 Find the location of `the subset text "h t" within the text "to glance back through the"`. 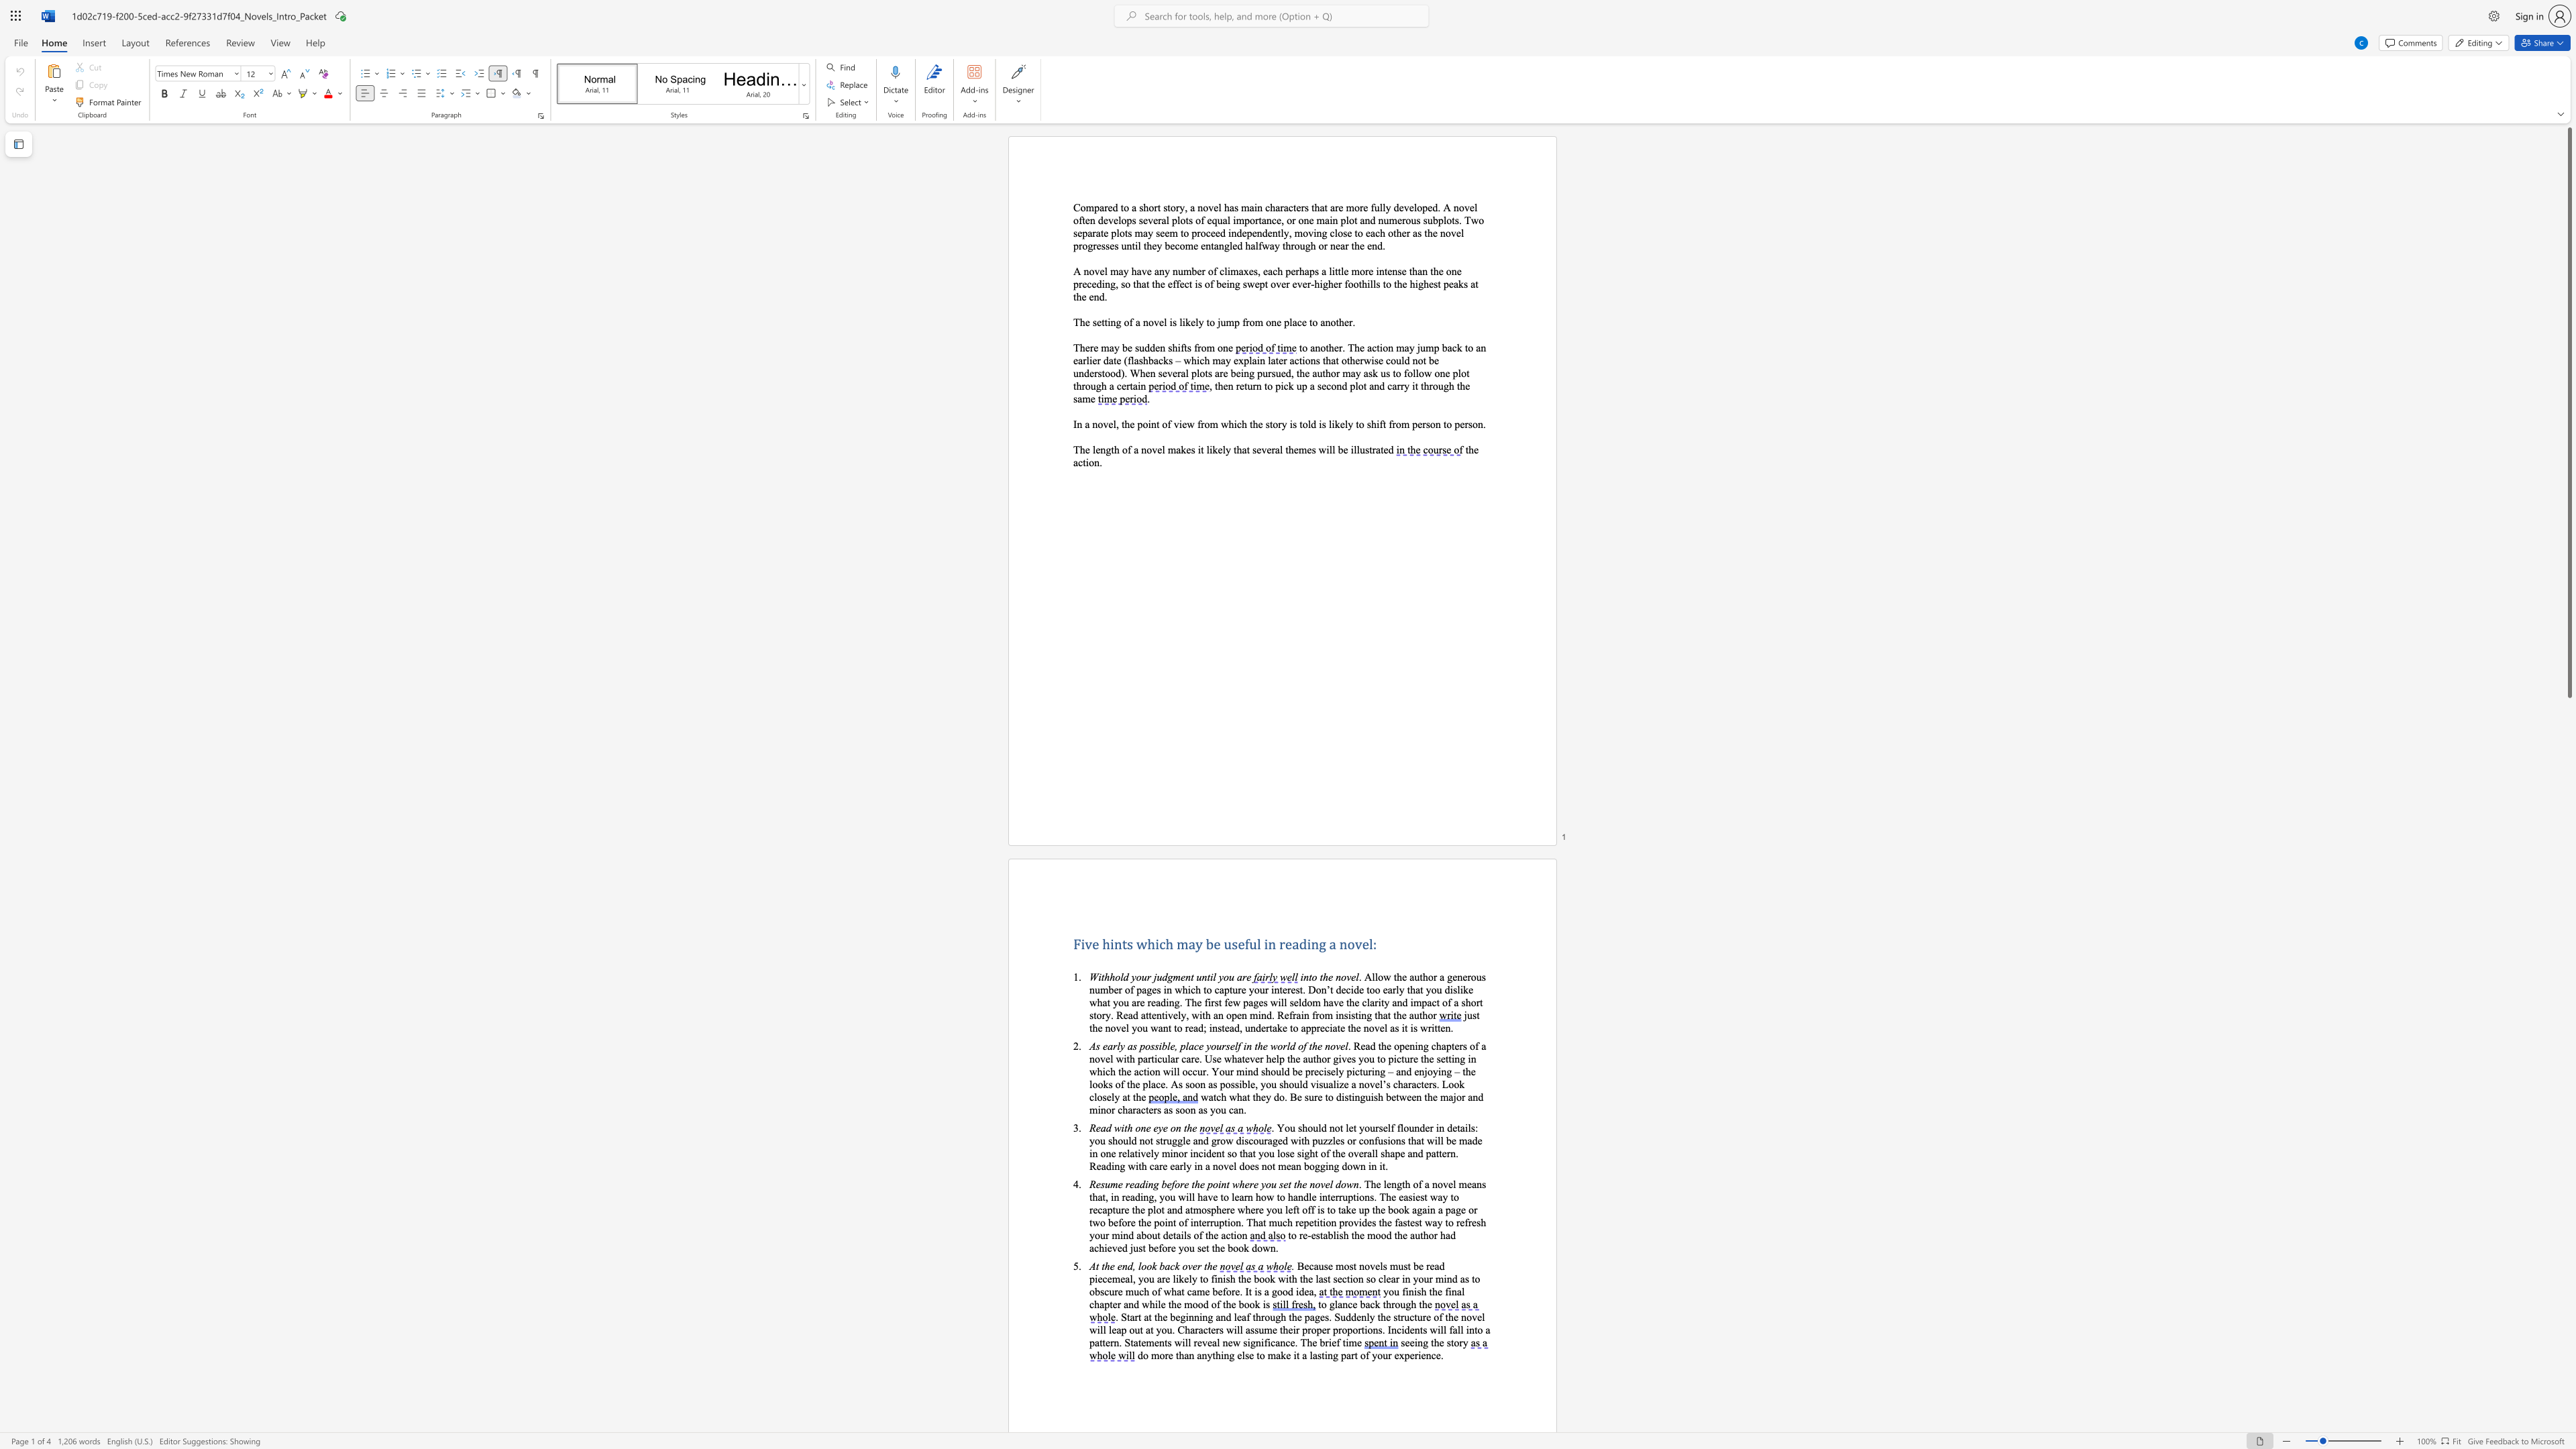

the subset text "h t" within the text "to glance back through the" is located at coordinates (1411, 1303).